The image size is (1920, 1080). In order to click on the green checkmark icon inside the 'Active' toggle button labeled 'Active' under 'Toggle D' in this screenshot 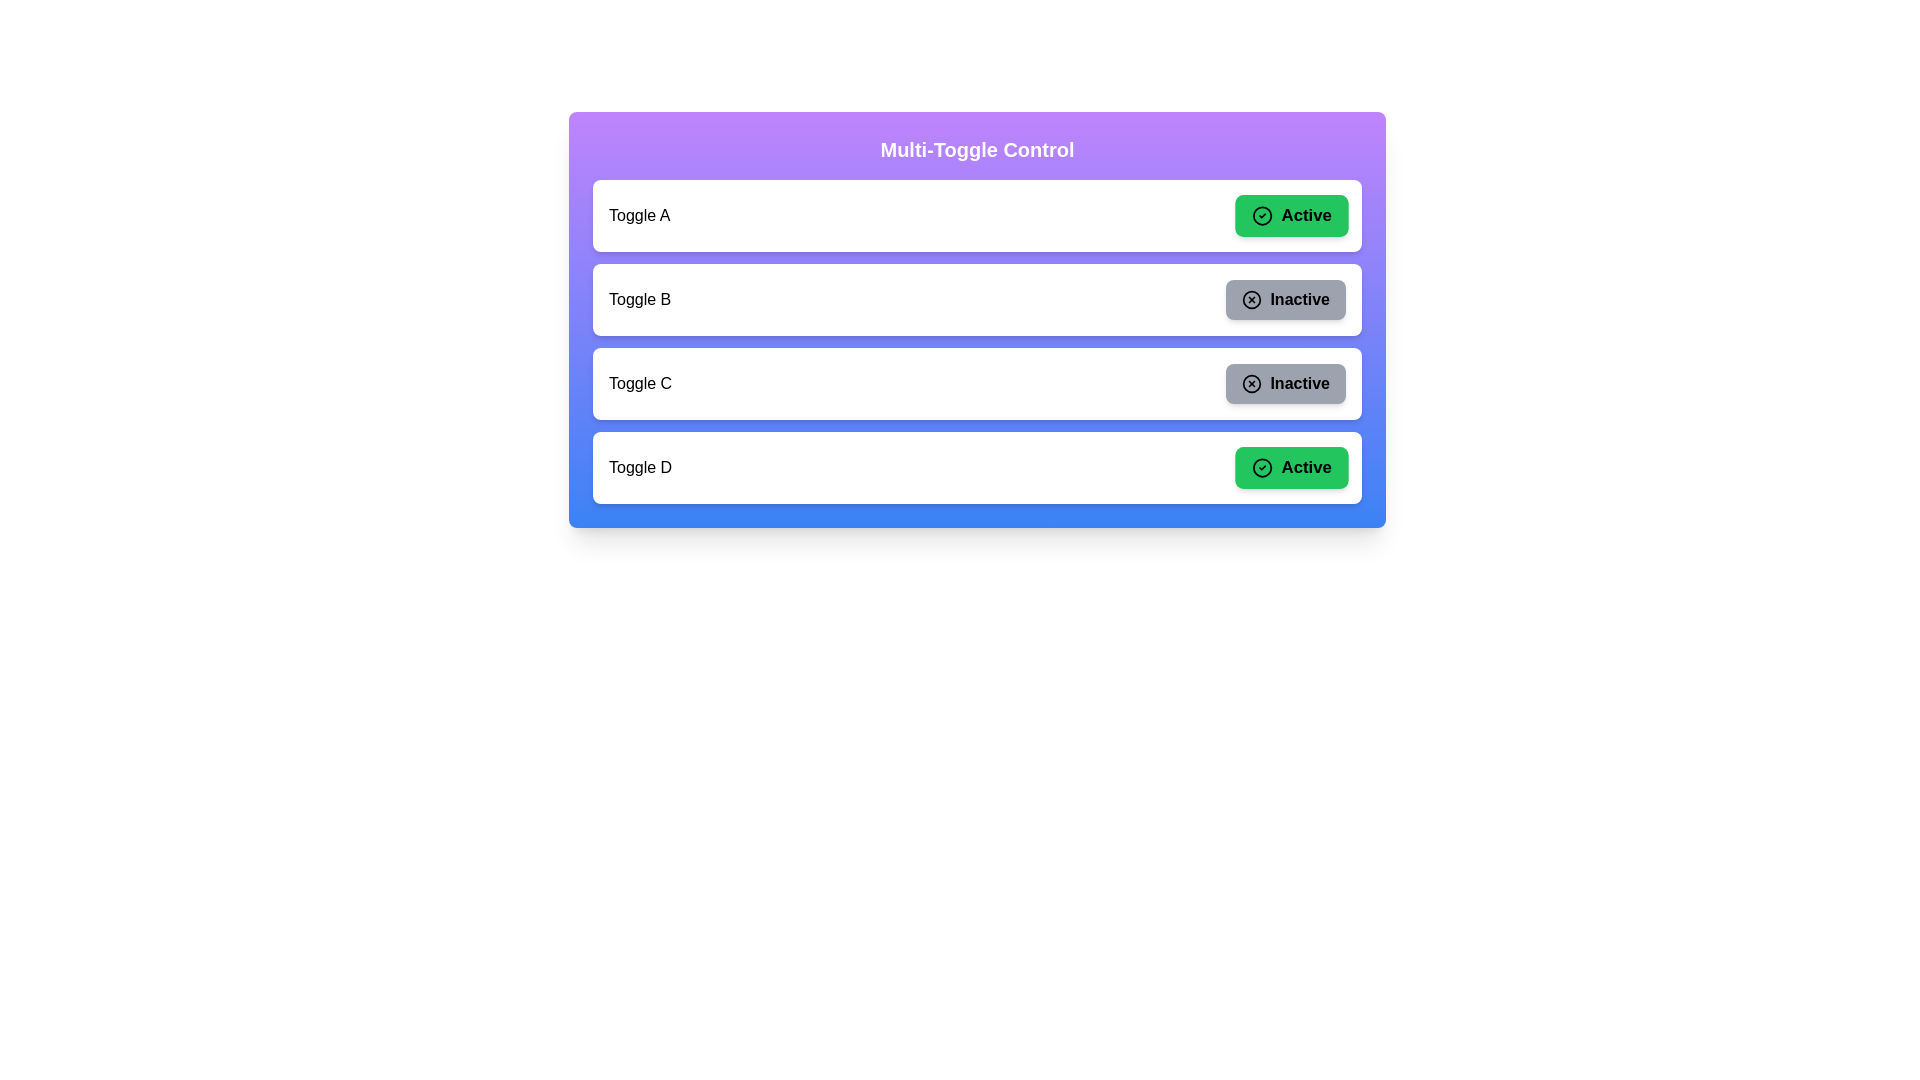, I will do `click(1261, 467)`.